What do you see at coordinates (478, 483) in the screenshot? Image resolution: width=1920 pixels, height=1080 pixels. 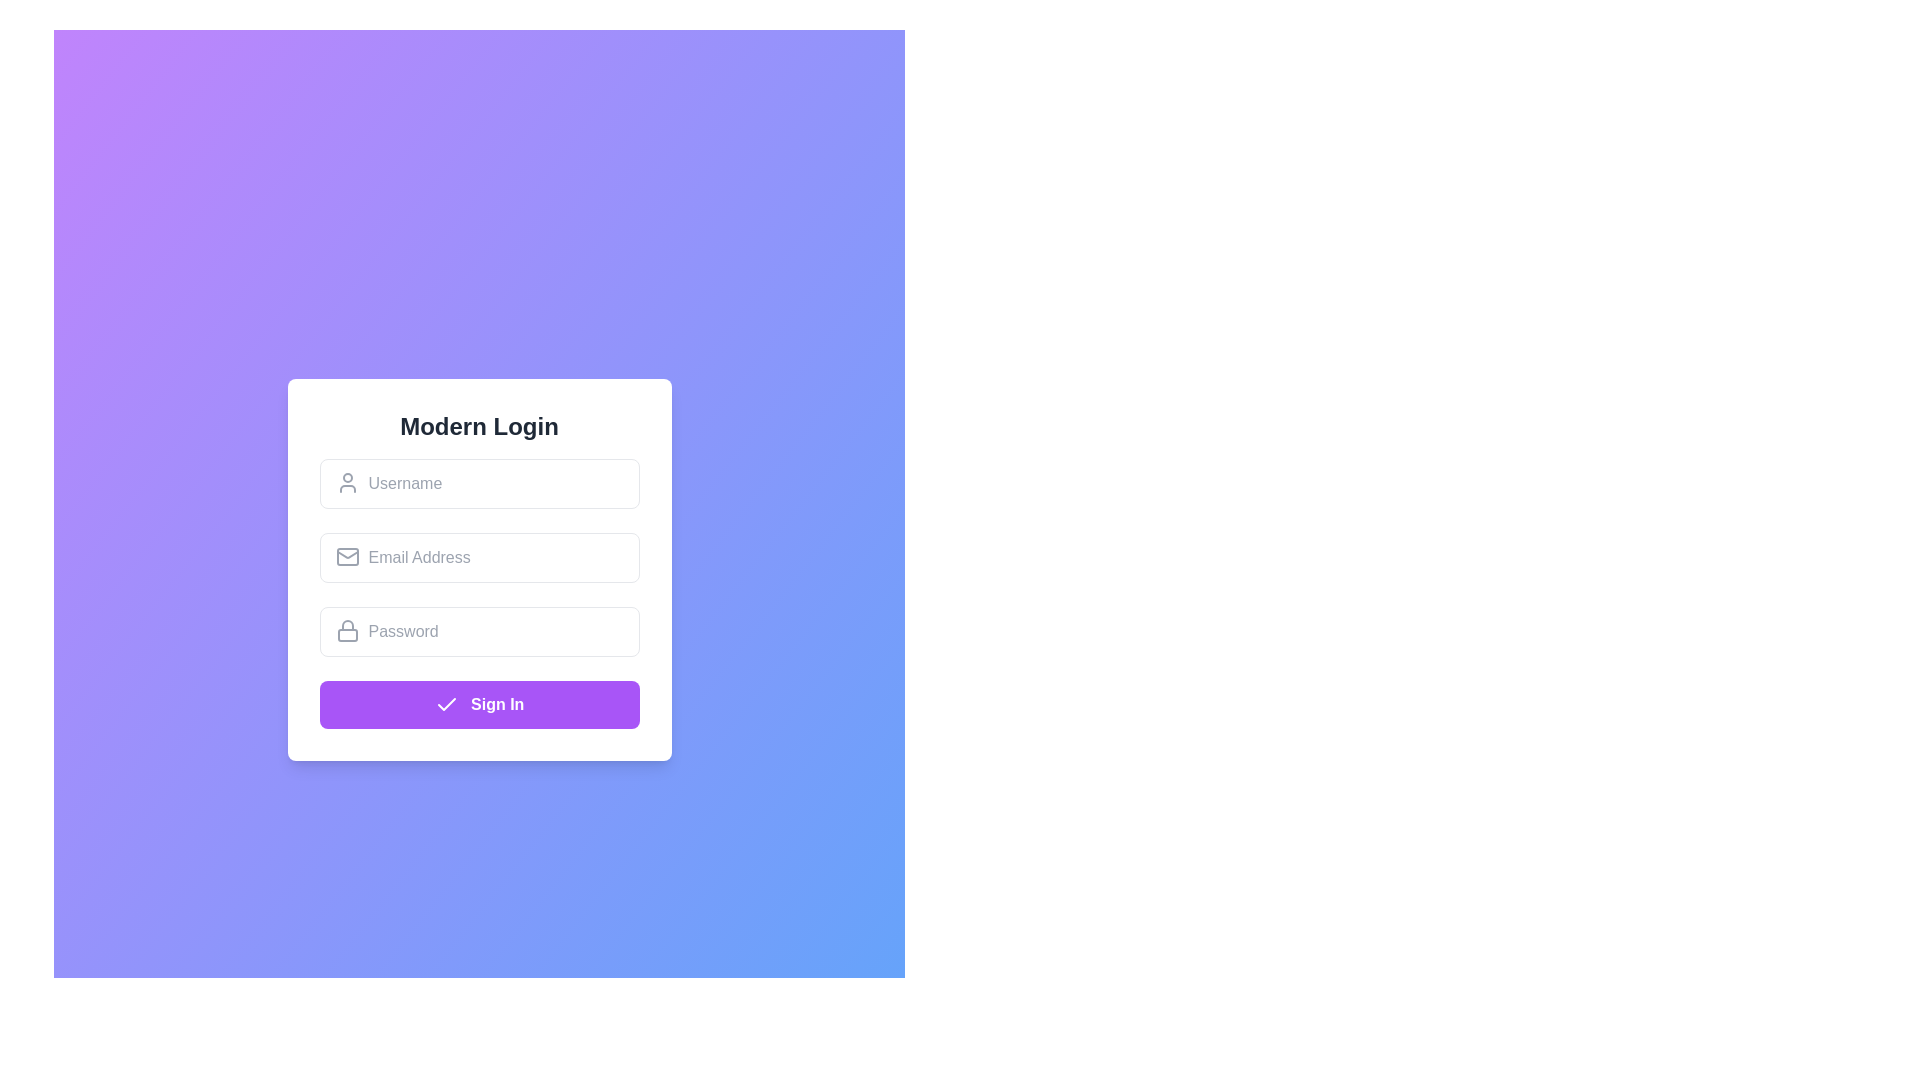 I see `the text input box for 'Username' using the tab key for accessibility` at bounding box center [478, 483].